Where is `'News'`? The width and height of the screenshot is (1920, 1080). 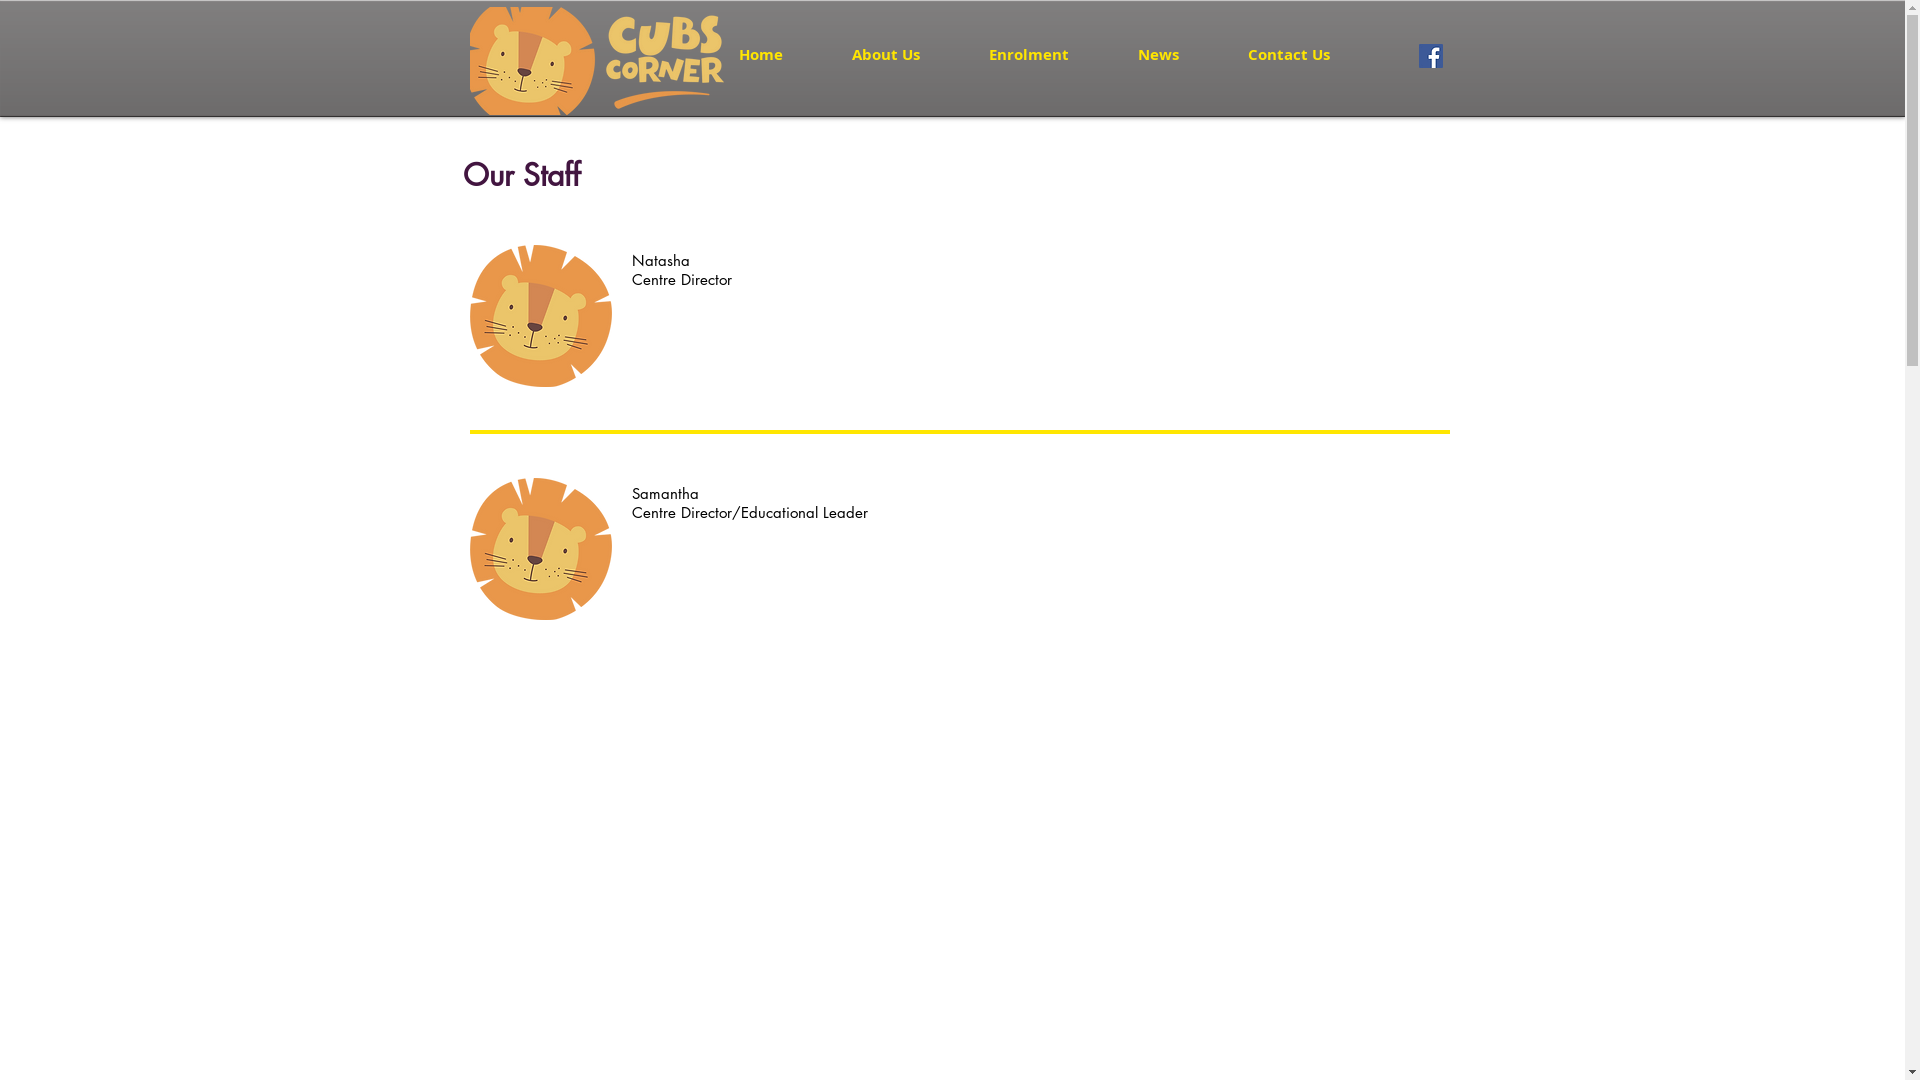 'News' is located at coordinates (1176, 53).